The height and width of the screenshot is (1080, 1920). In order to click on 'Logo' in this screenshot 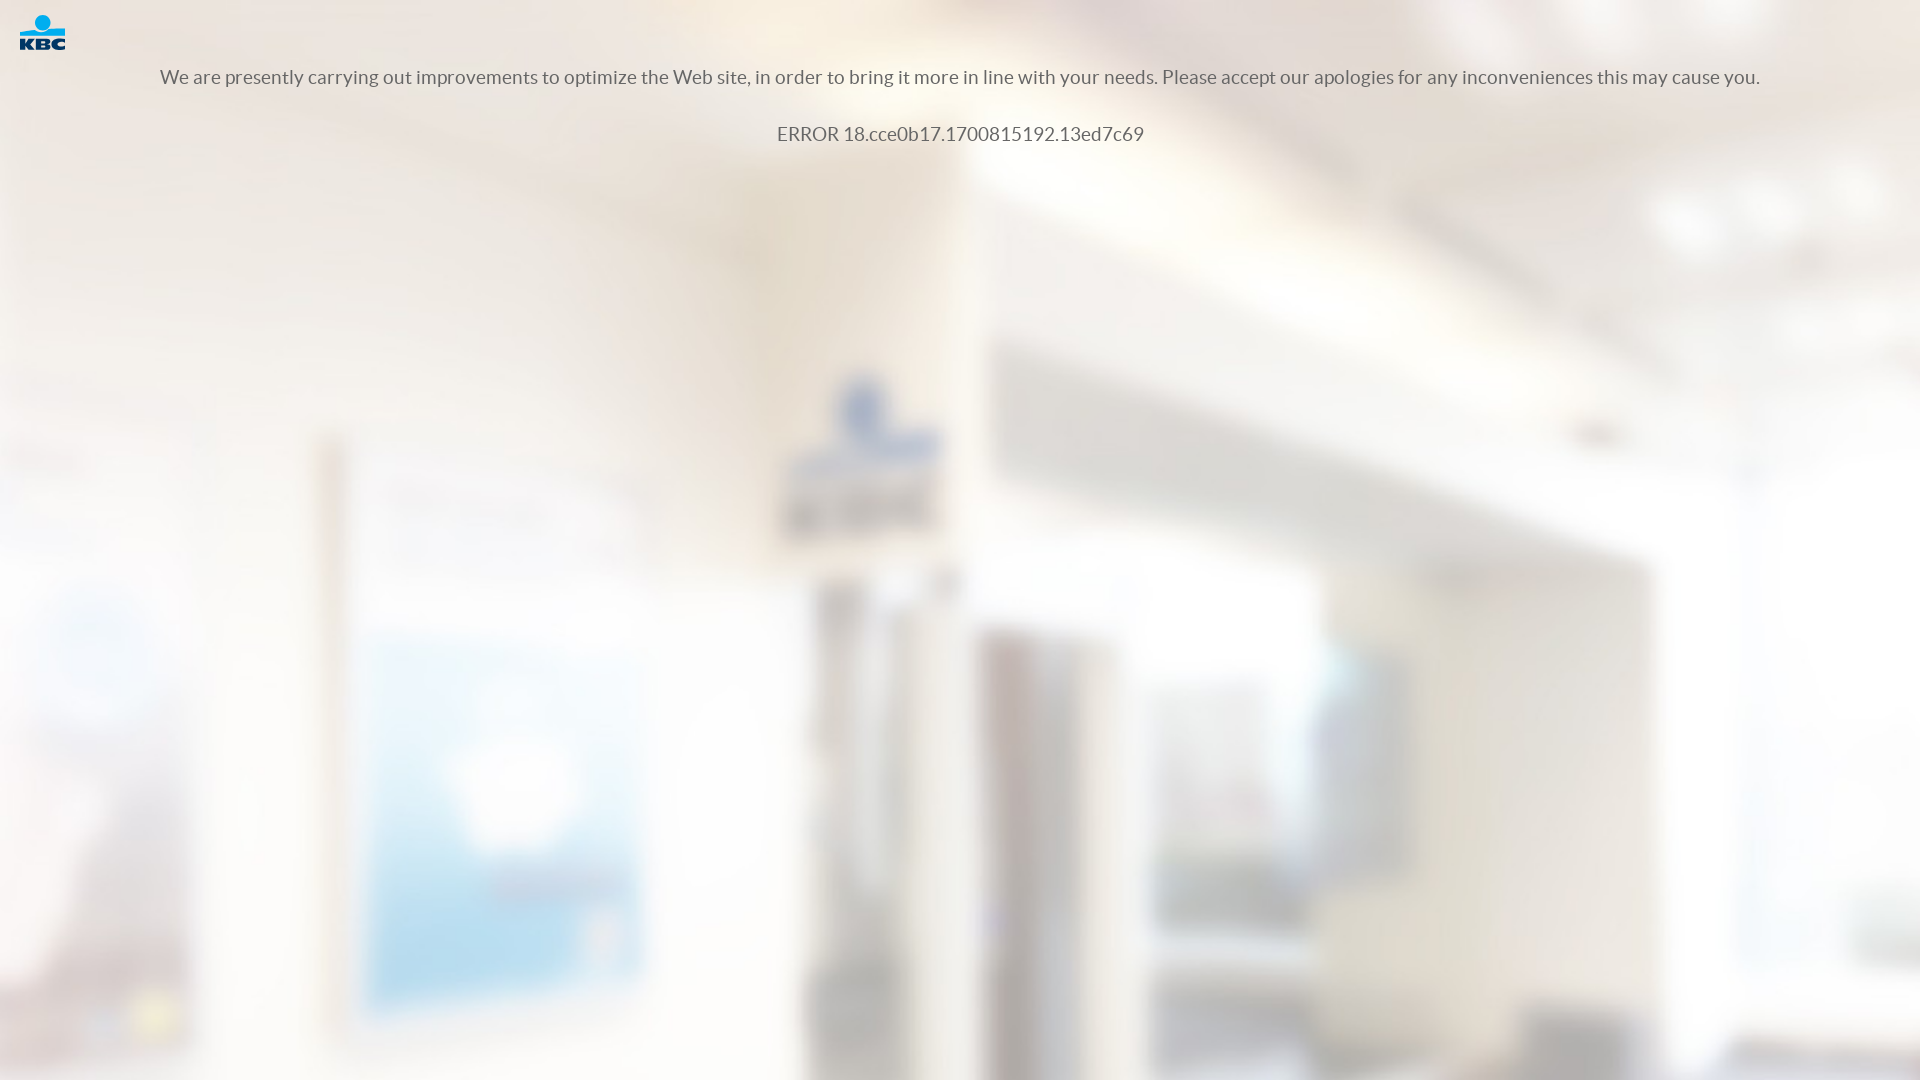, I will do `click(52, 32)`.